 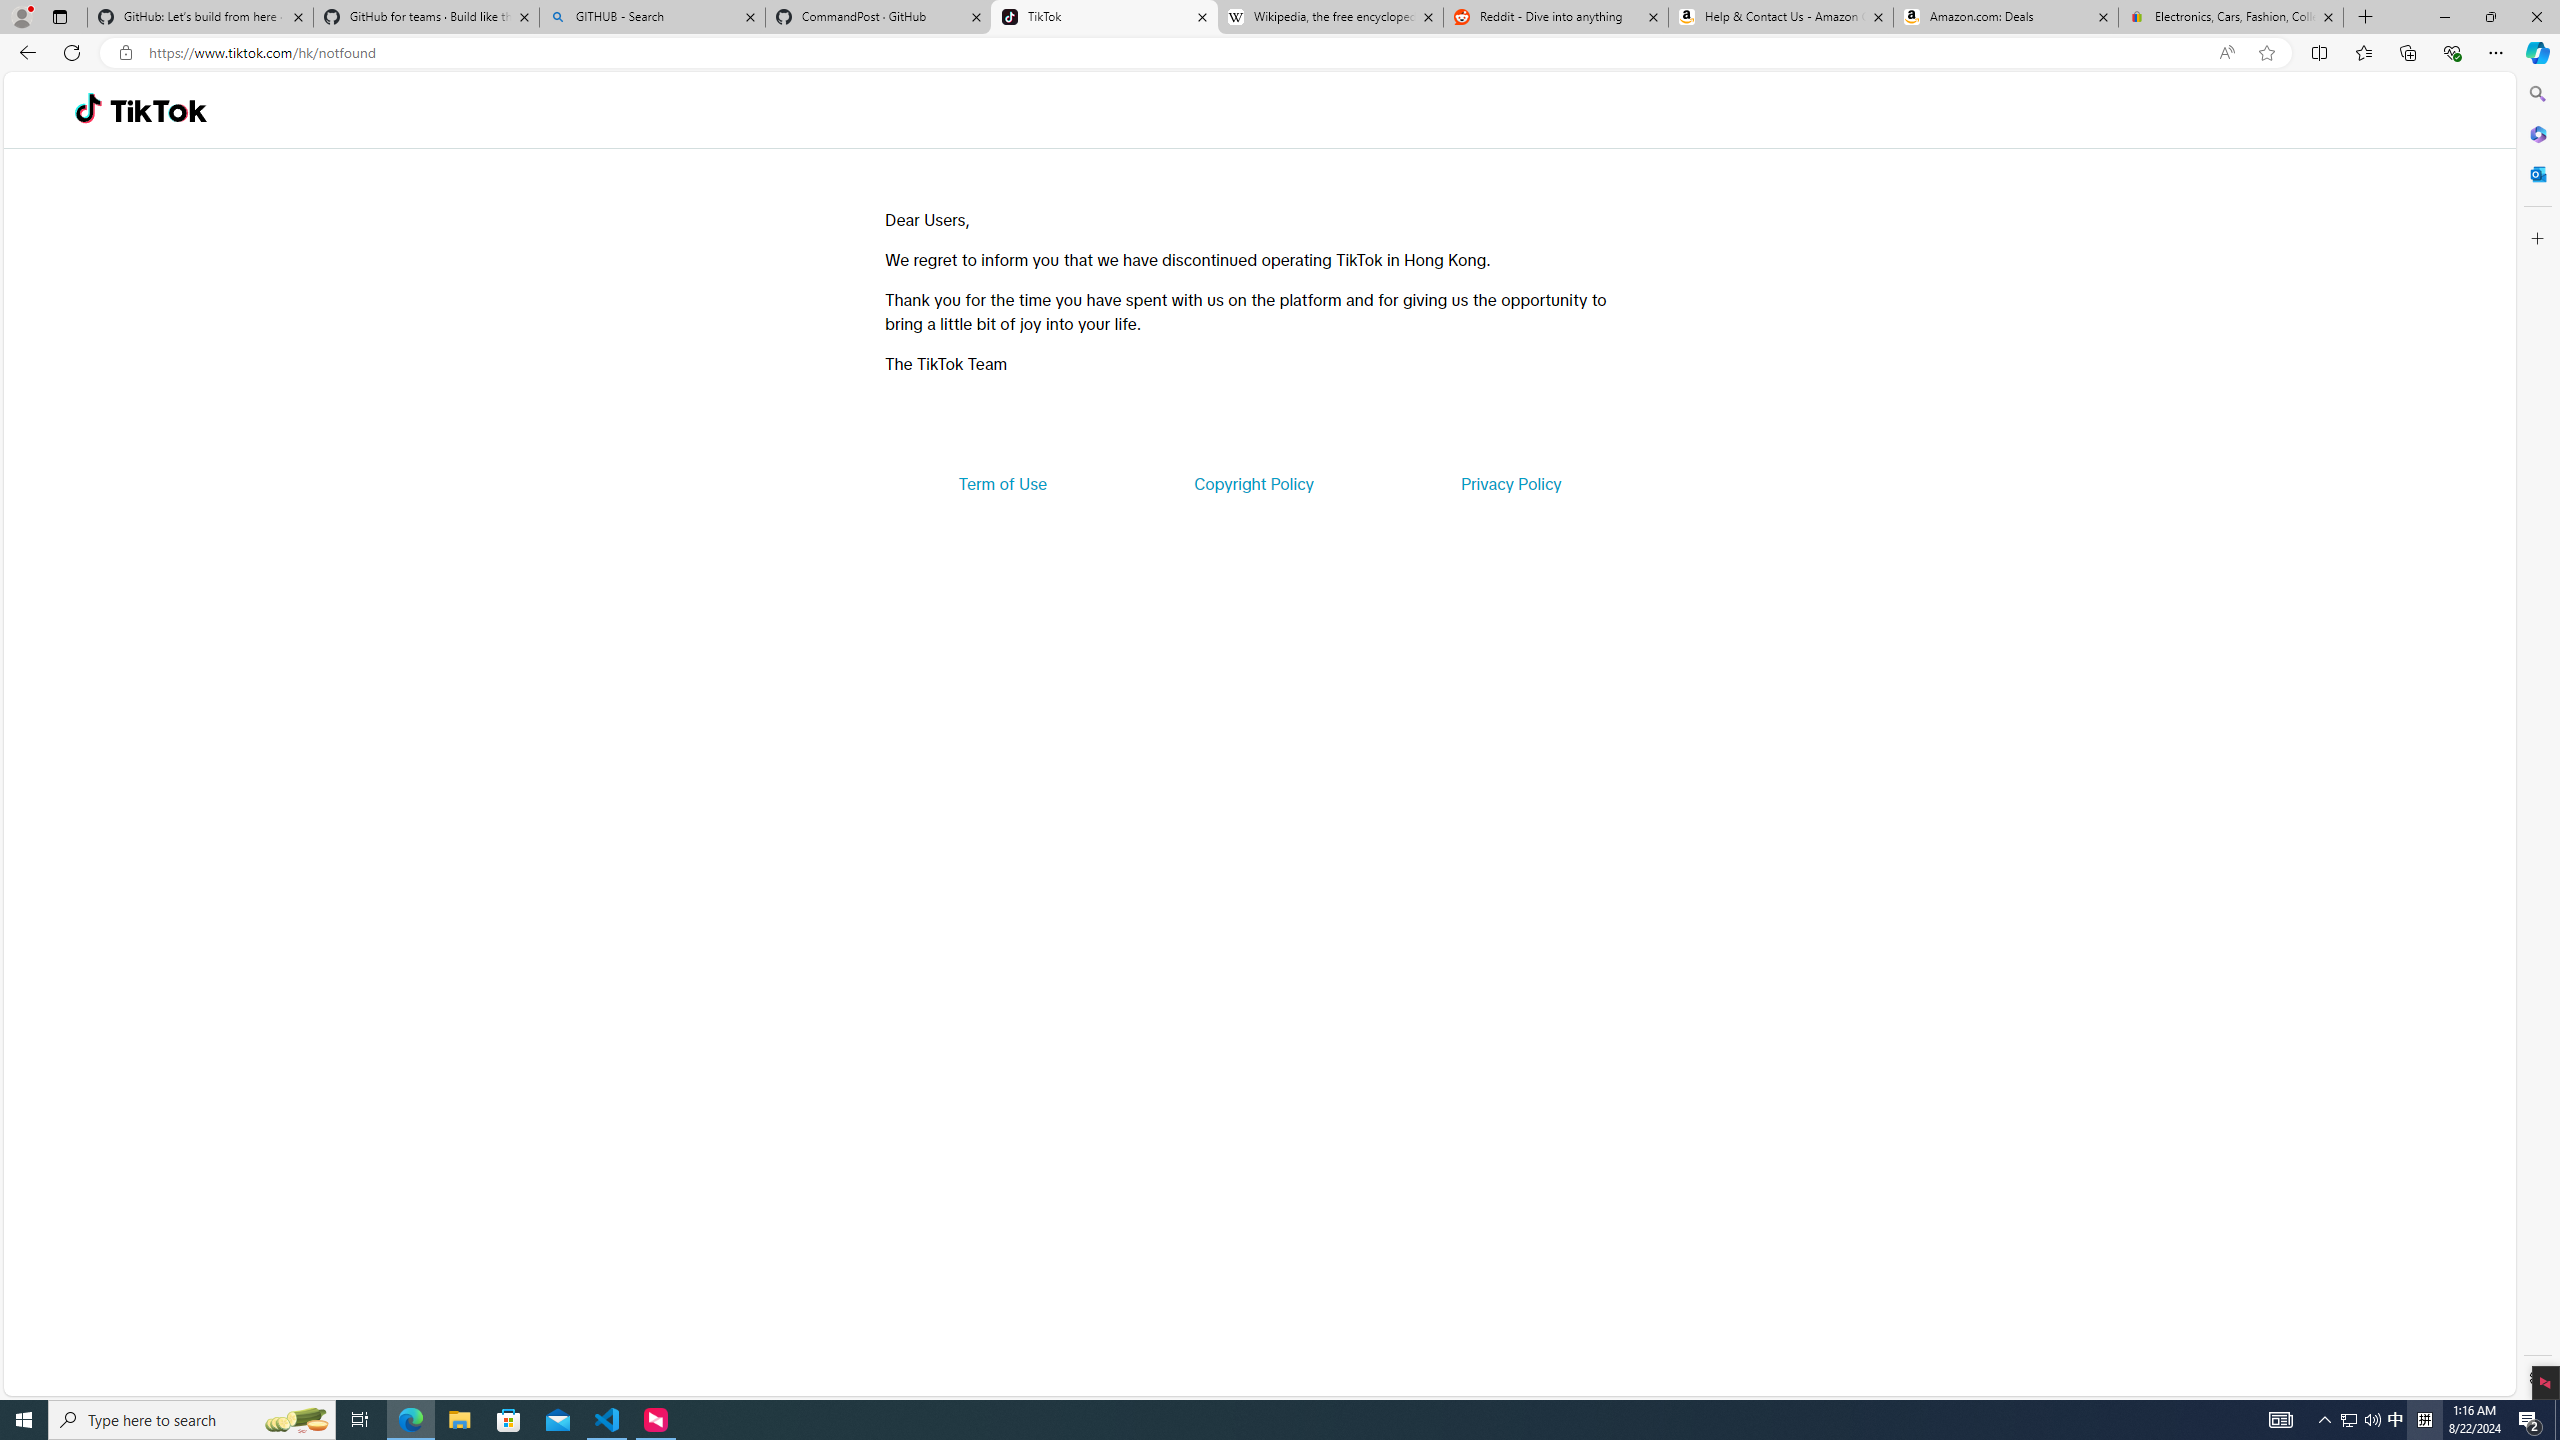 I want to click on 'Copyright Policy', so click(x=1252, y=482).